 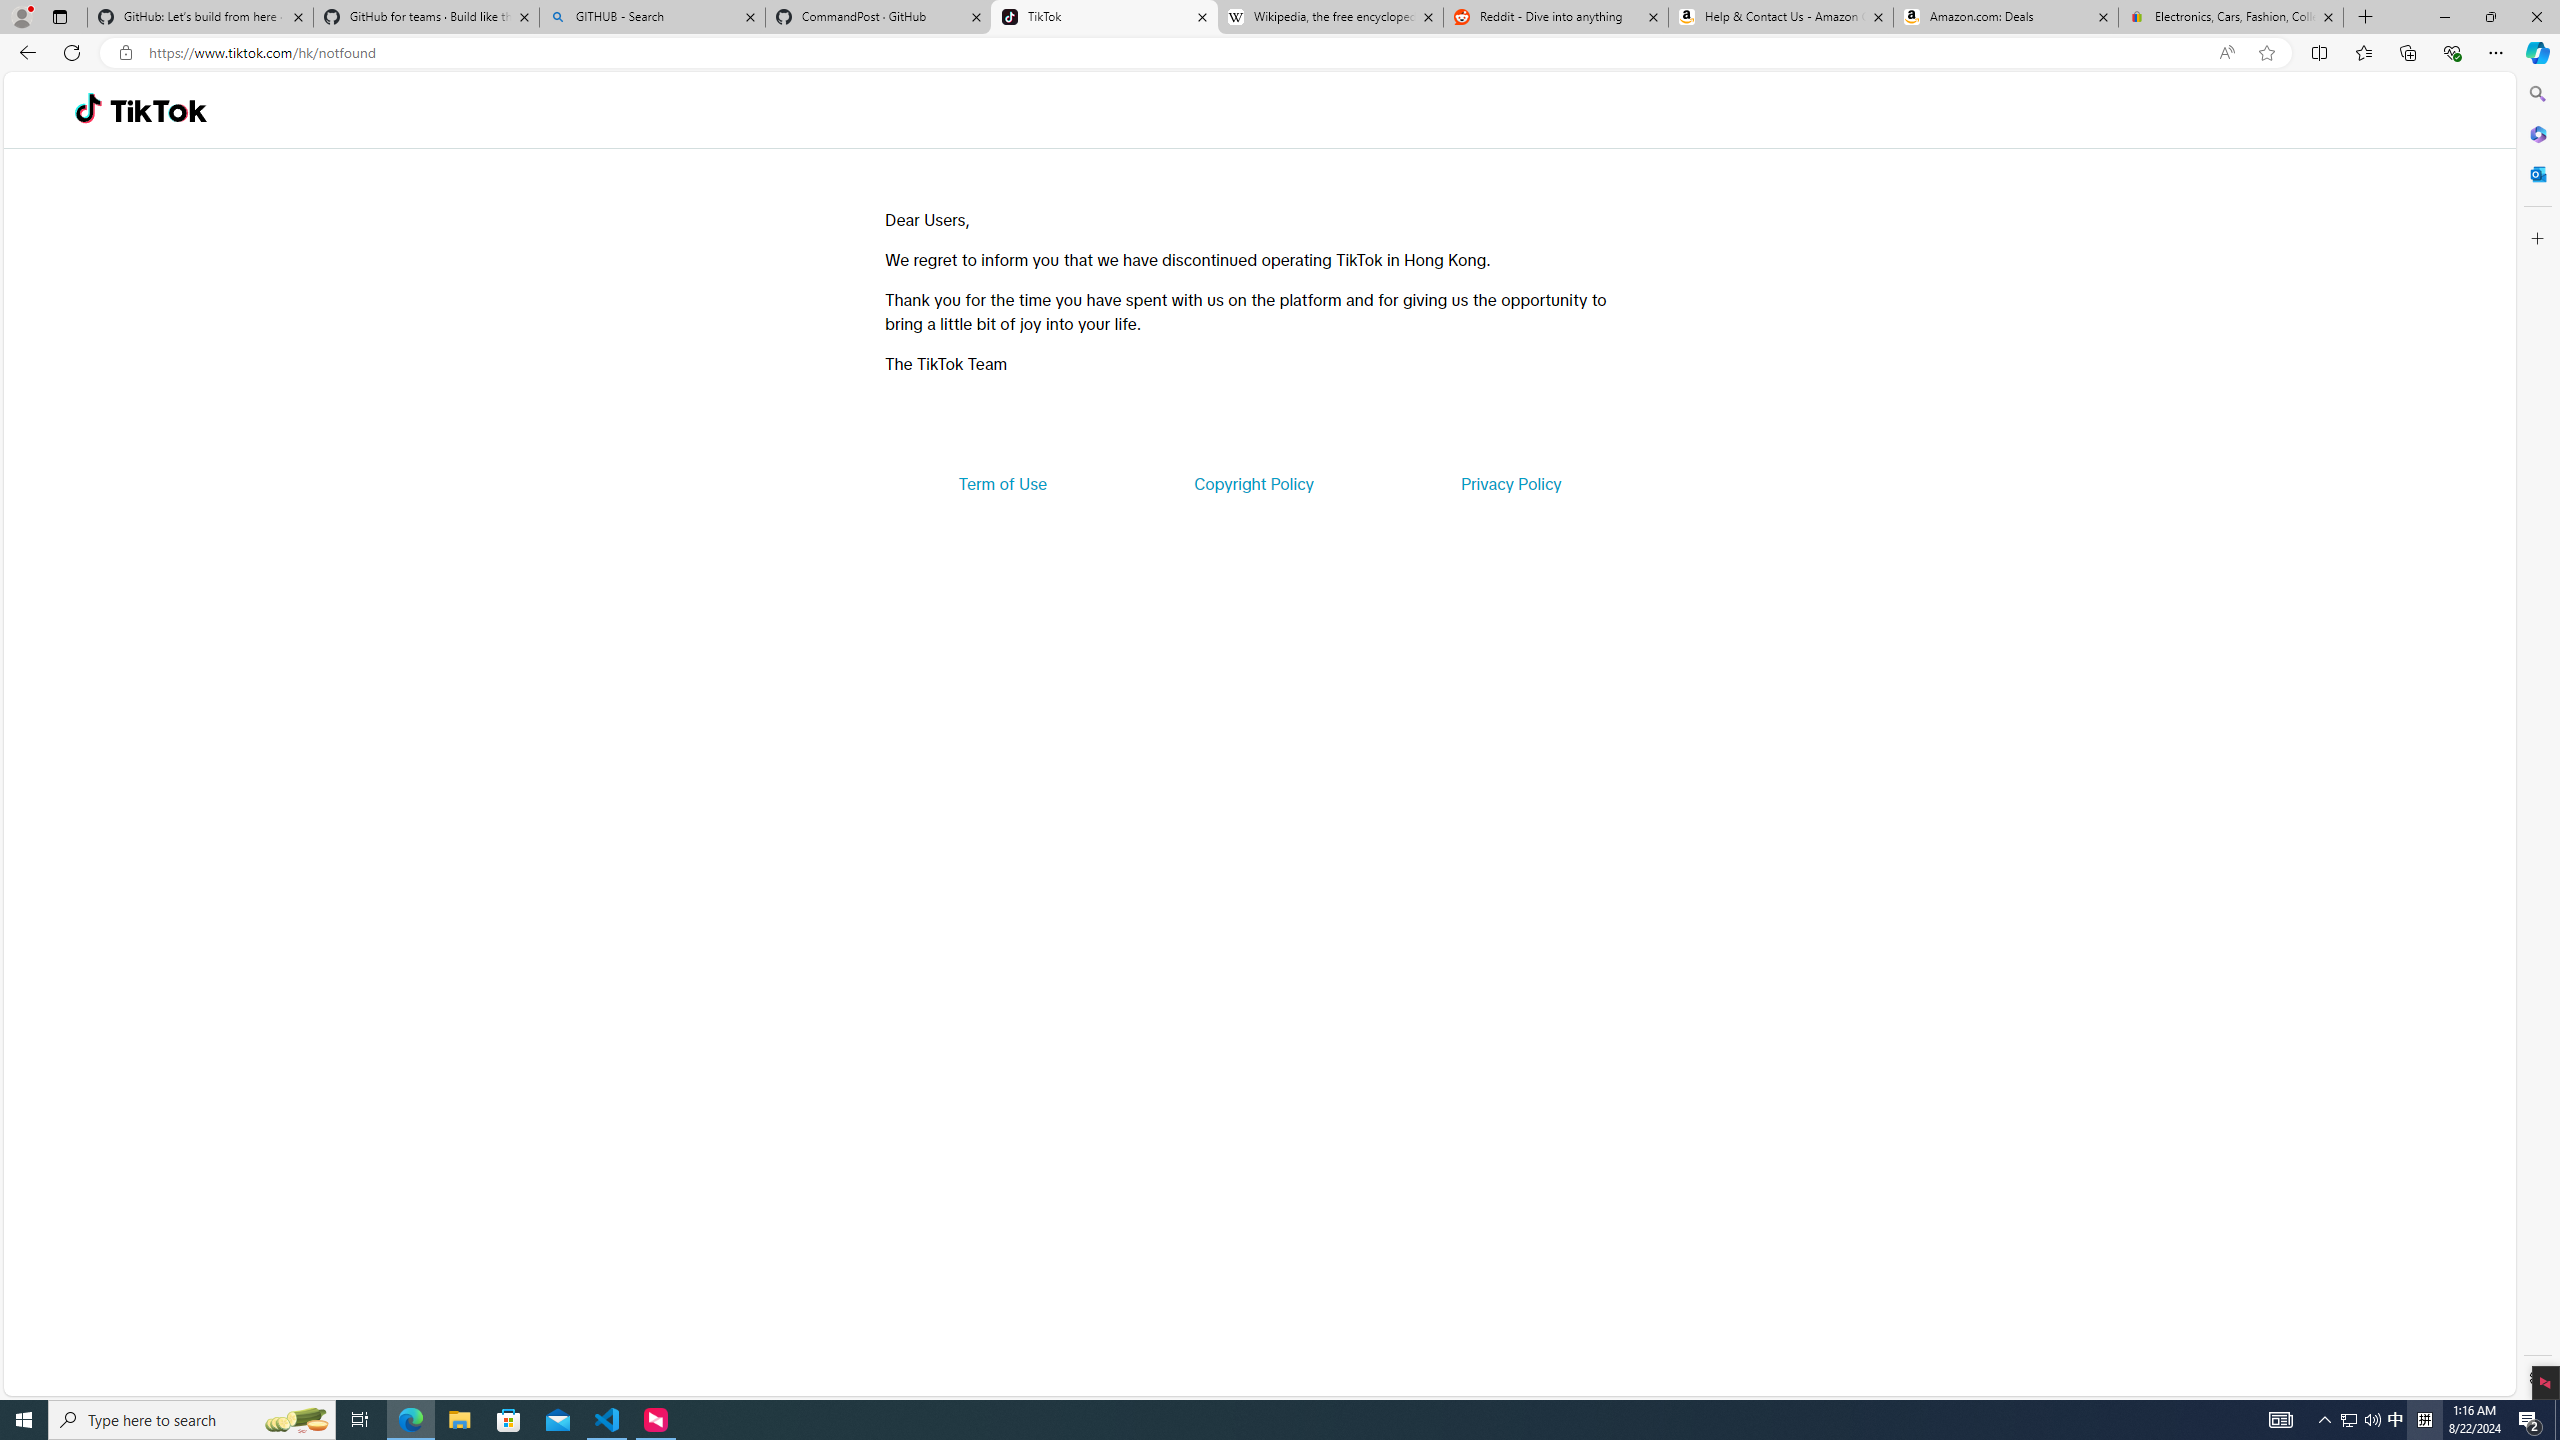 I want to click on 'Copyright Policy', so click(x=1252, y=482).